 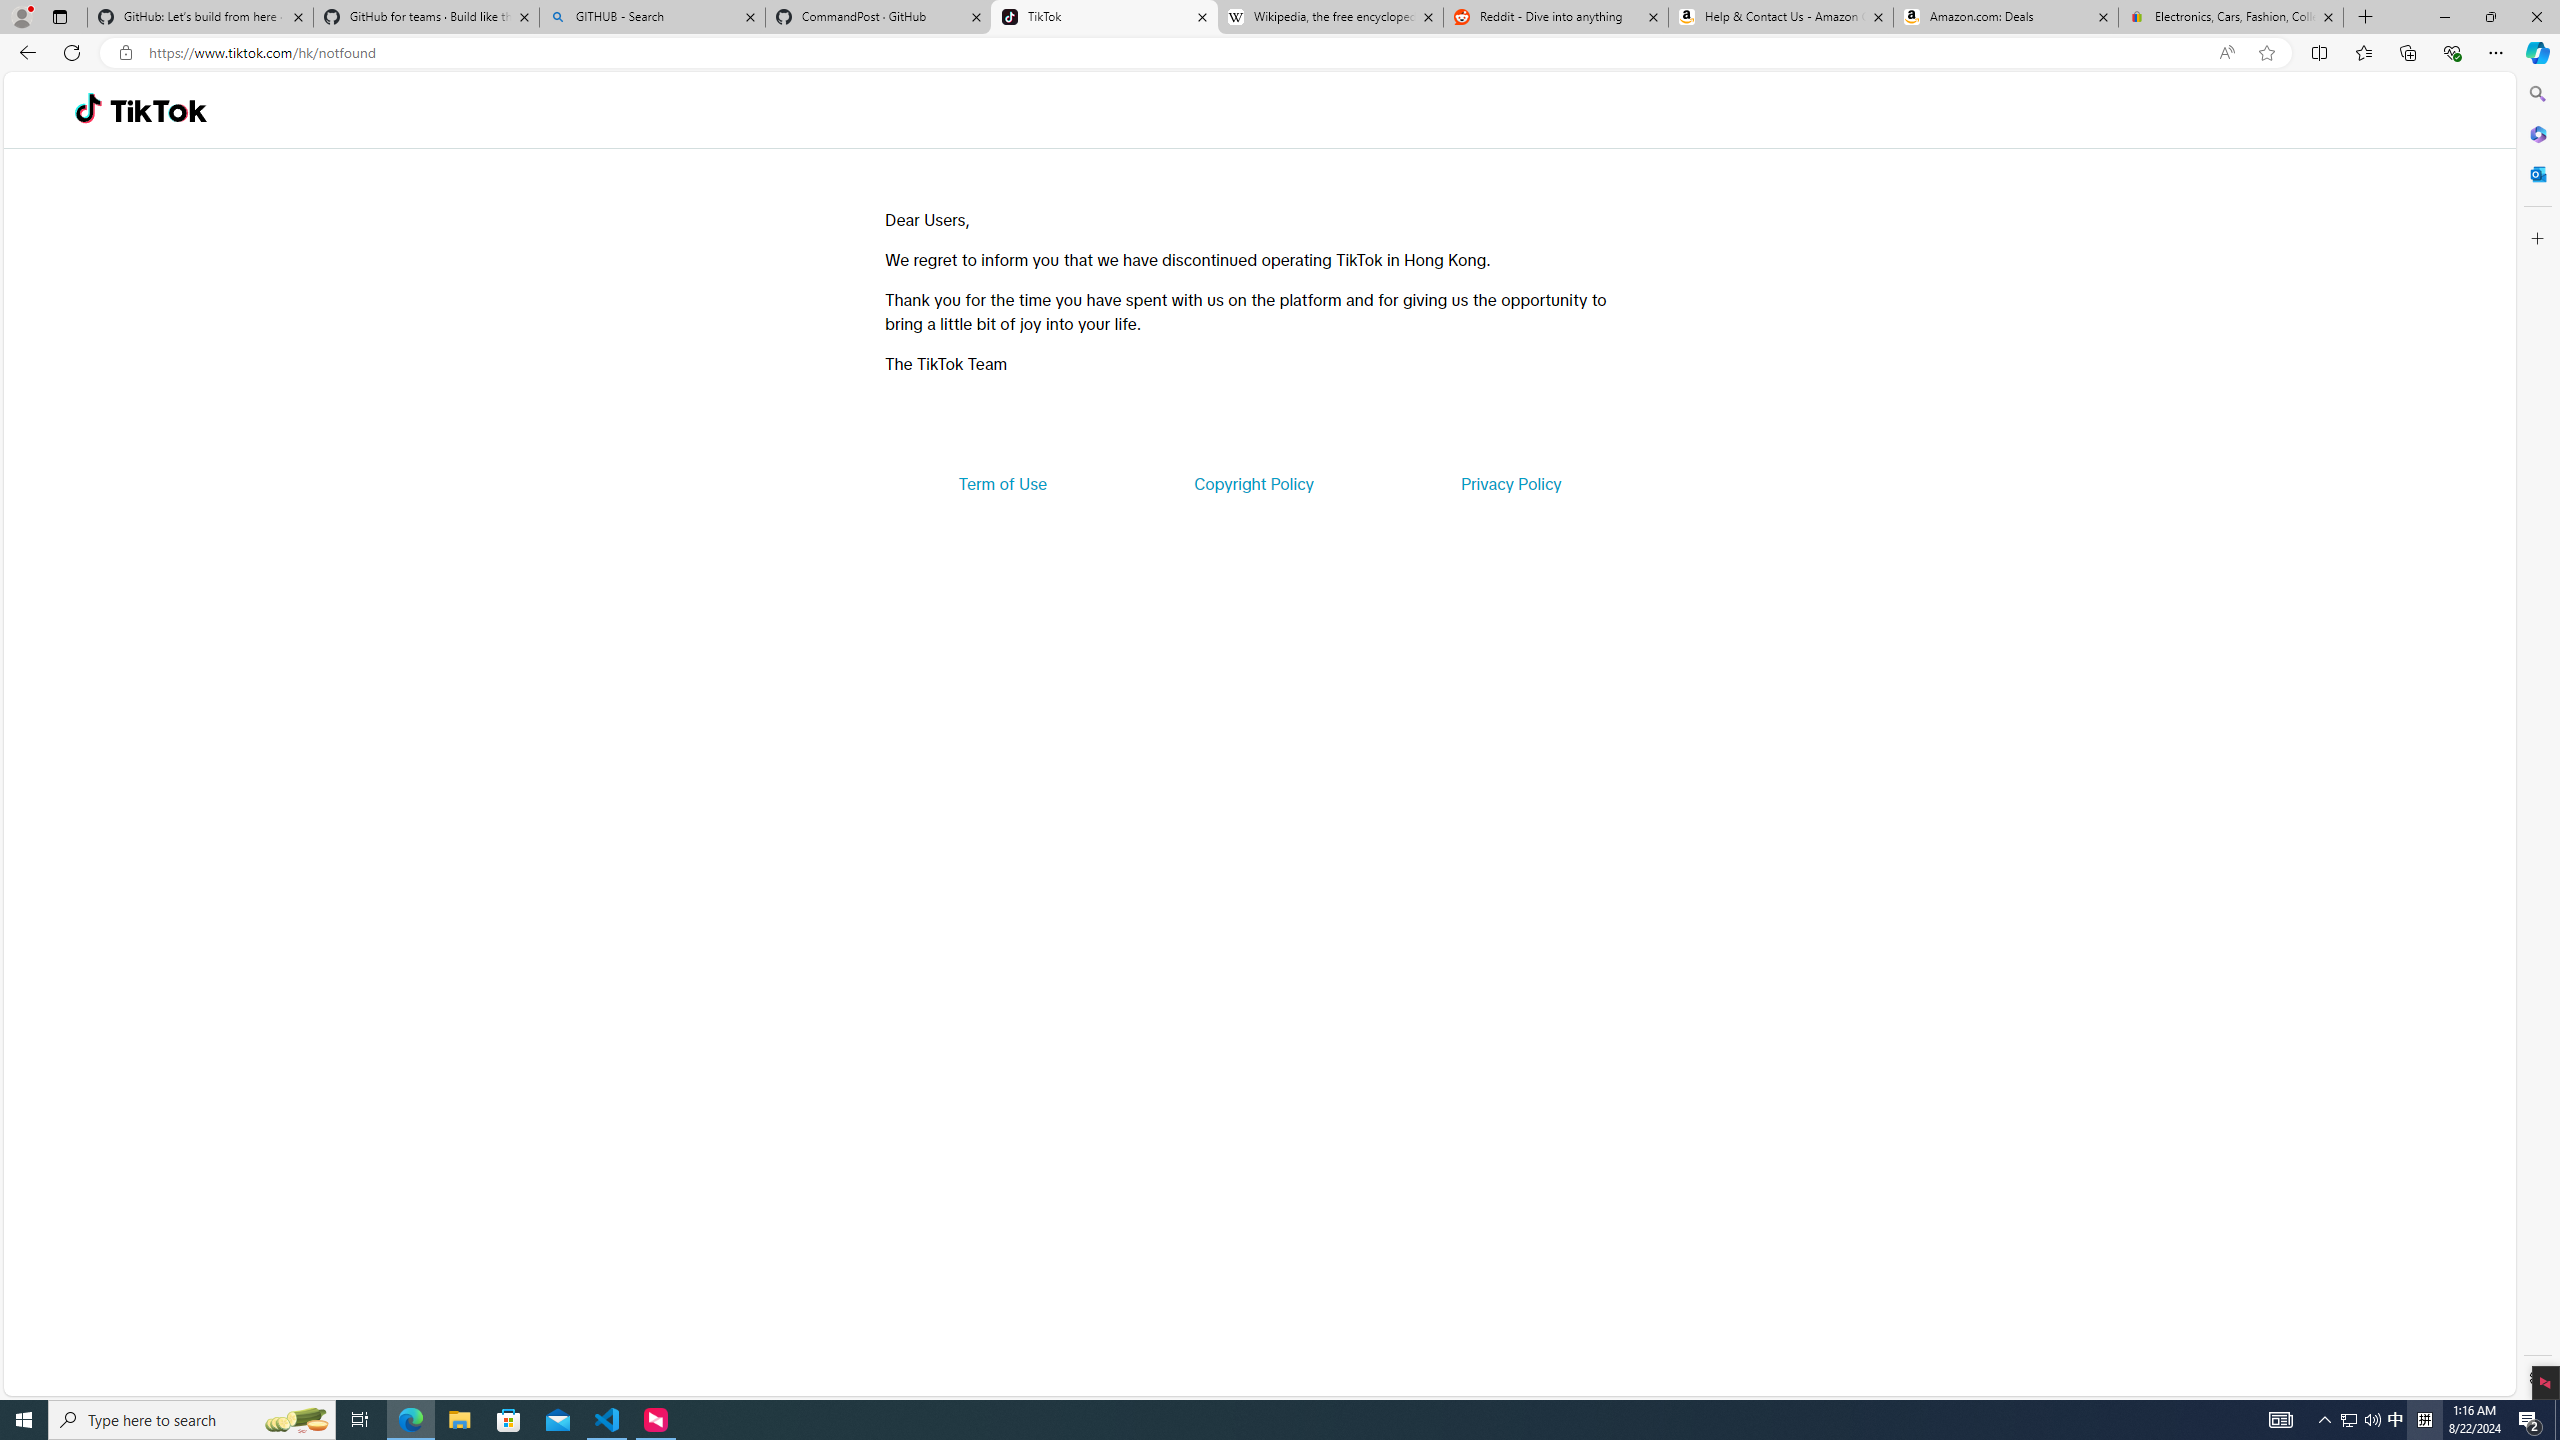 I want to click on 'Copyright Policy', so click(x=1252, y=482).